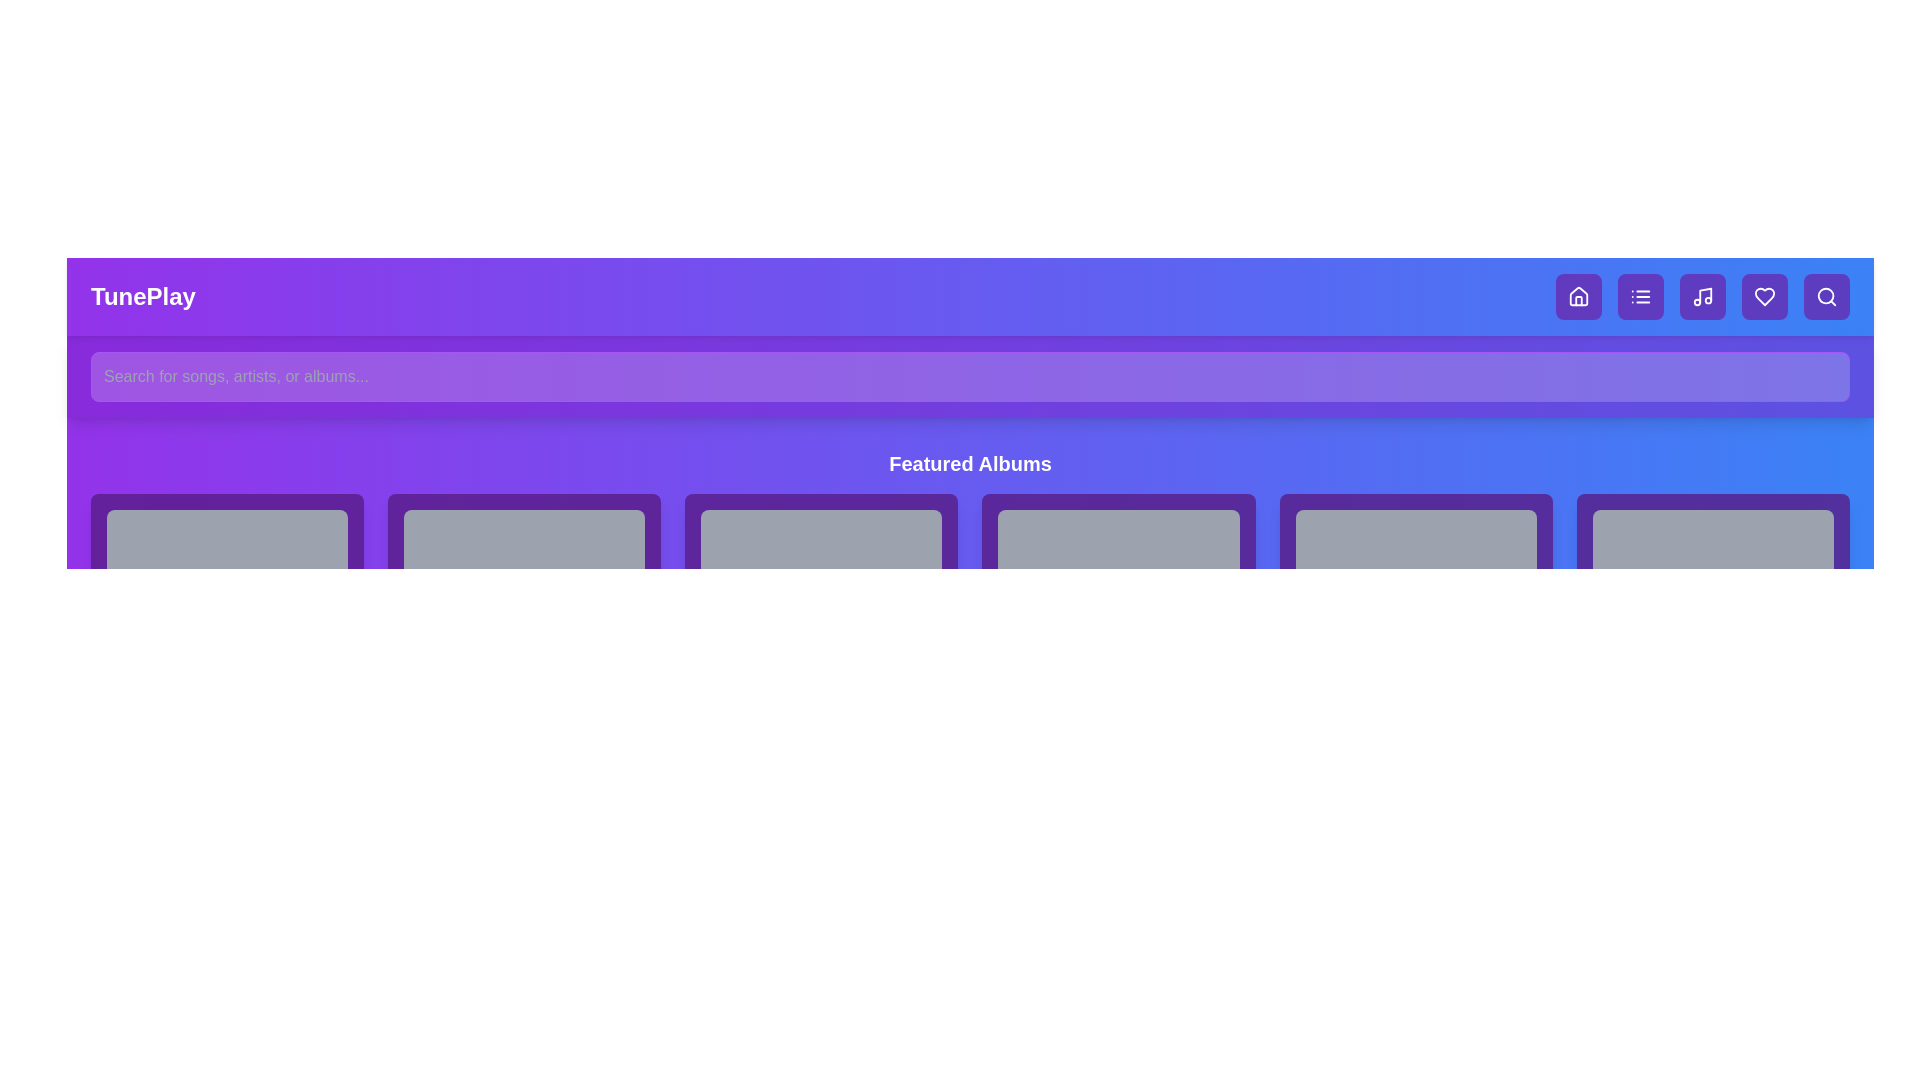 The height and width of the screenshot is (1080, 1920). Describe the element at coordinates (1578, 297) in the screenshot. I see `the navigation button for home` at that location.